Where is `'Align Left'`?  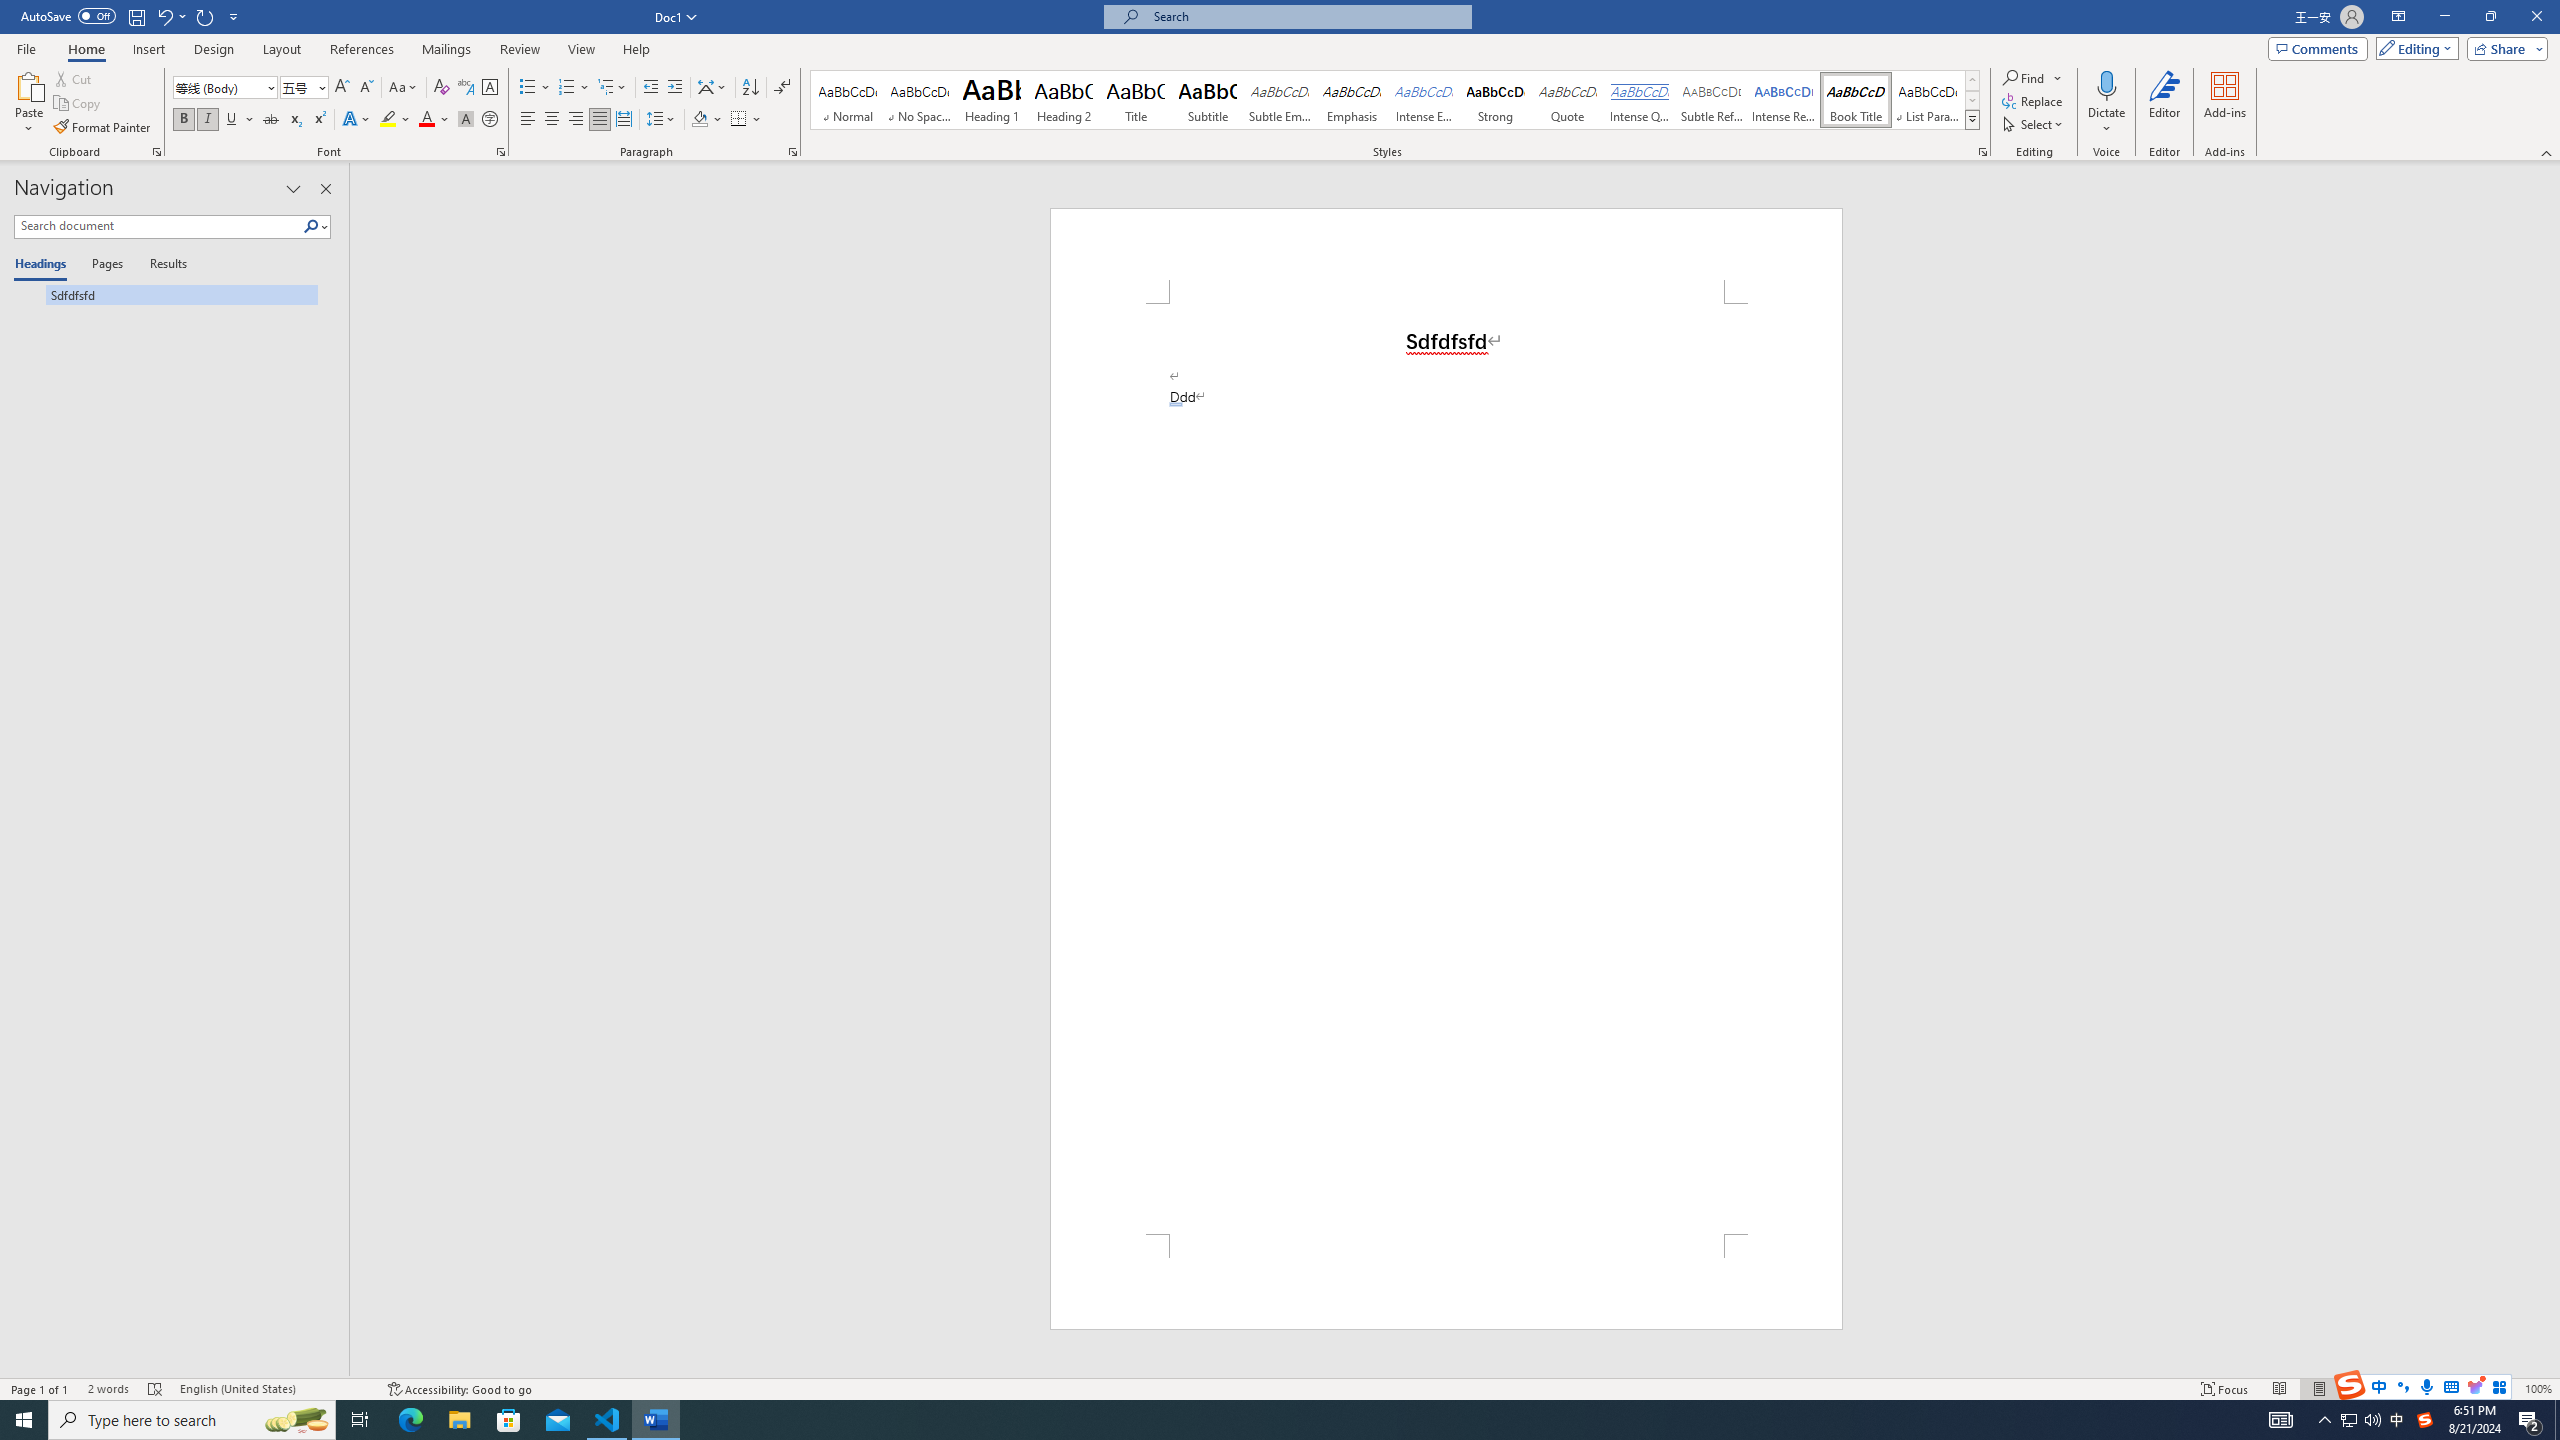
'Align Left' is located at coordinates (527, 118).